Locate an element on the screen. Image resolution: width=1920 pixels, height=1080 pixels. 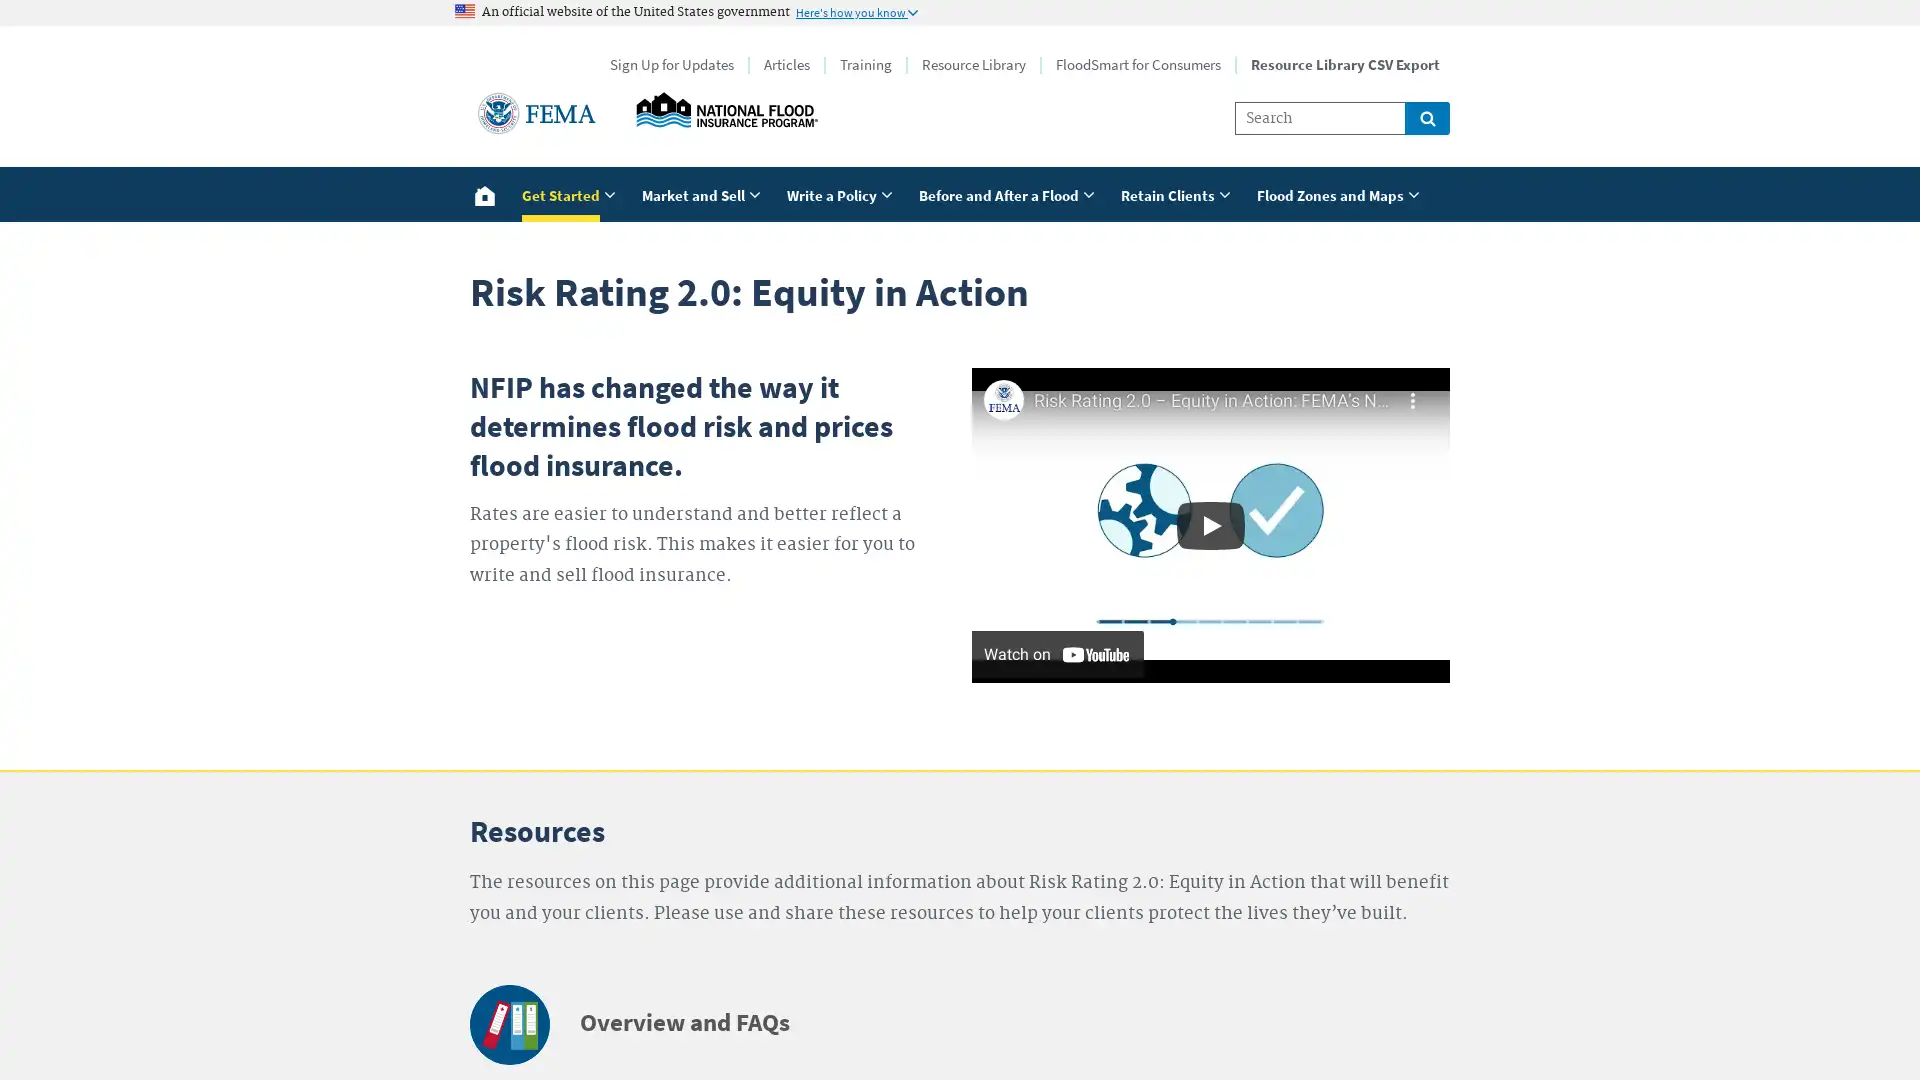
Use <enter> and shift + <enter> to open and close the drop down to sub-menus is located at coordinates (843, 193).